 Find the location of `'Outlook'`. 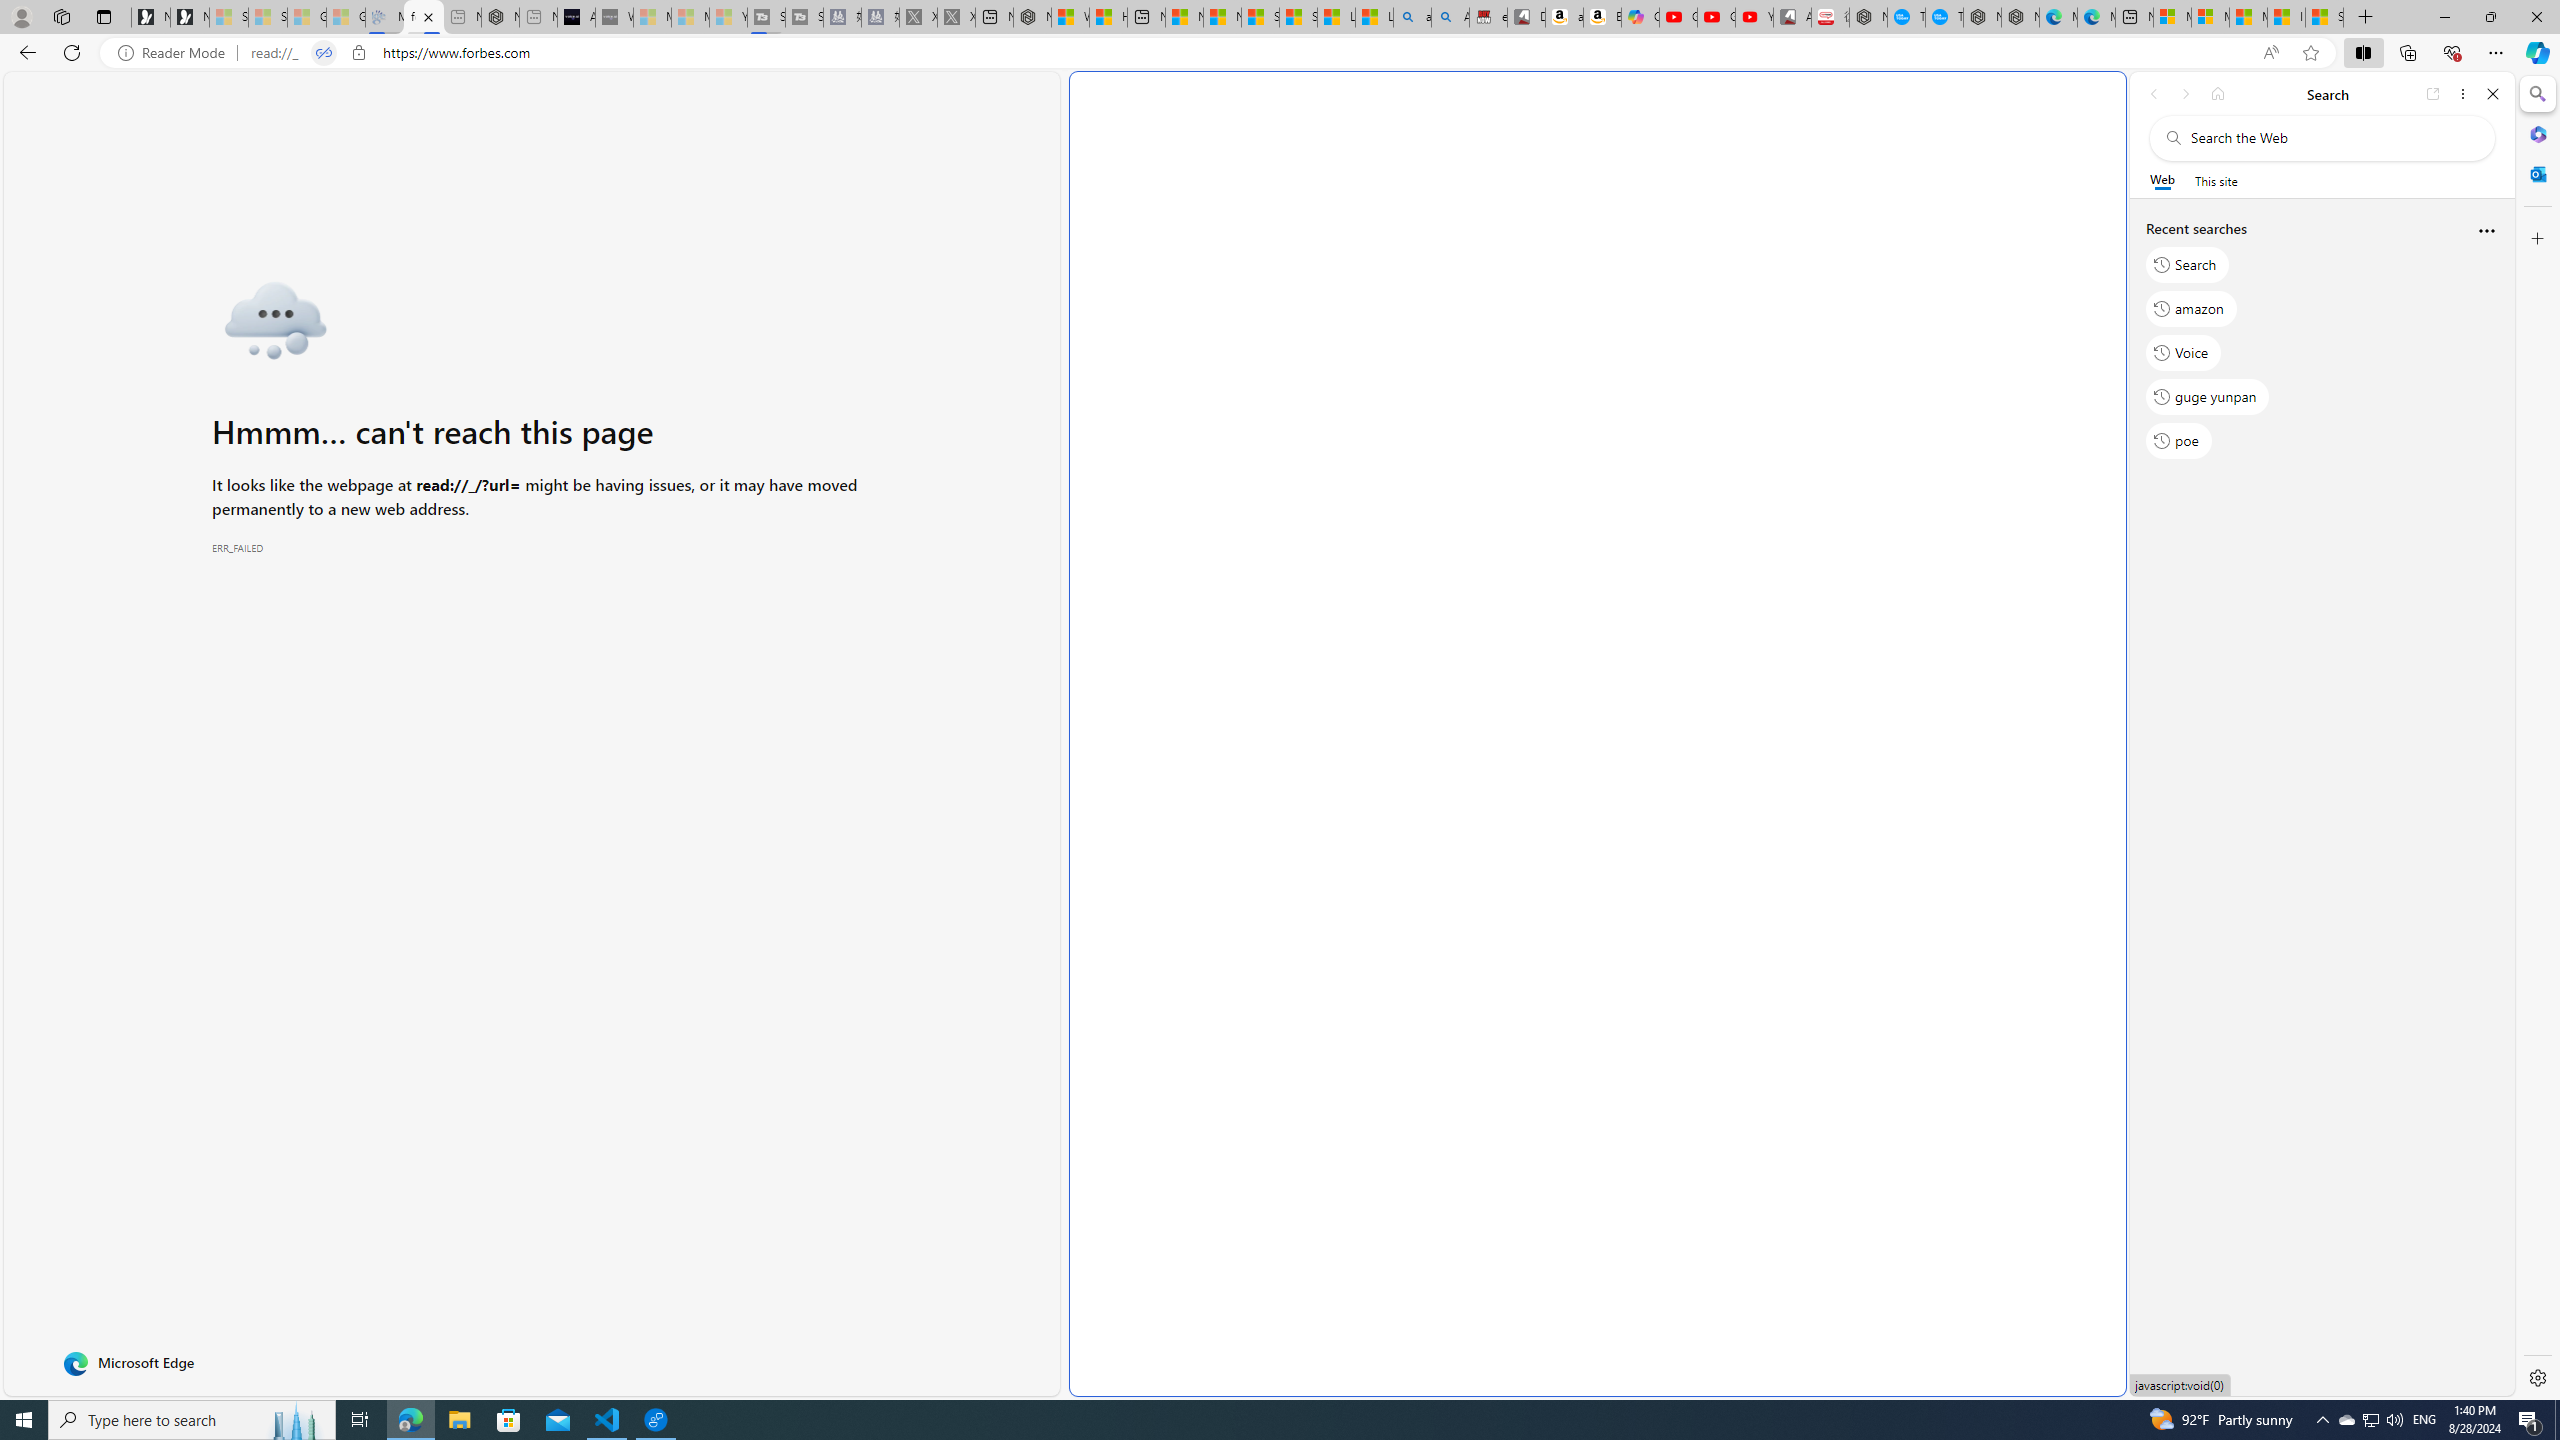

'Outlook' is located at coordinates (2535, 172).